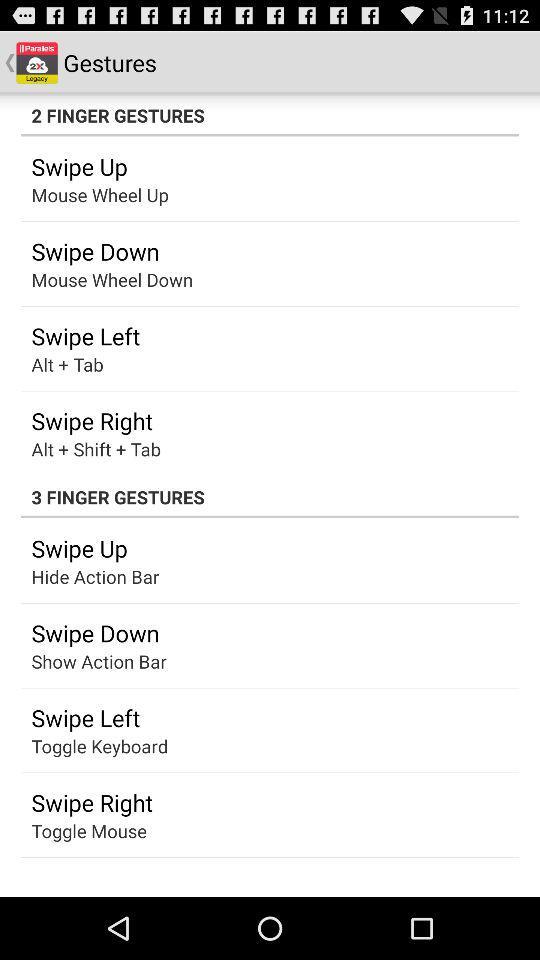 The width and height of the screenshot is (540, 960). I want to click on the show mouse icon, so click(83, 576).